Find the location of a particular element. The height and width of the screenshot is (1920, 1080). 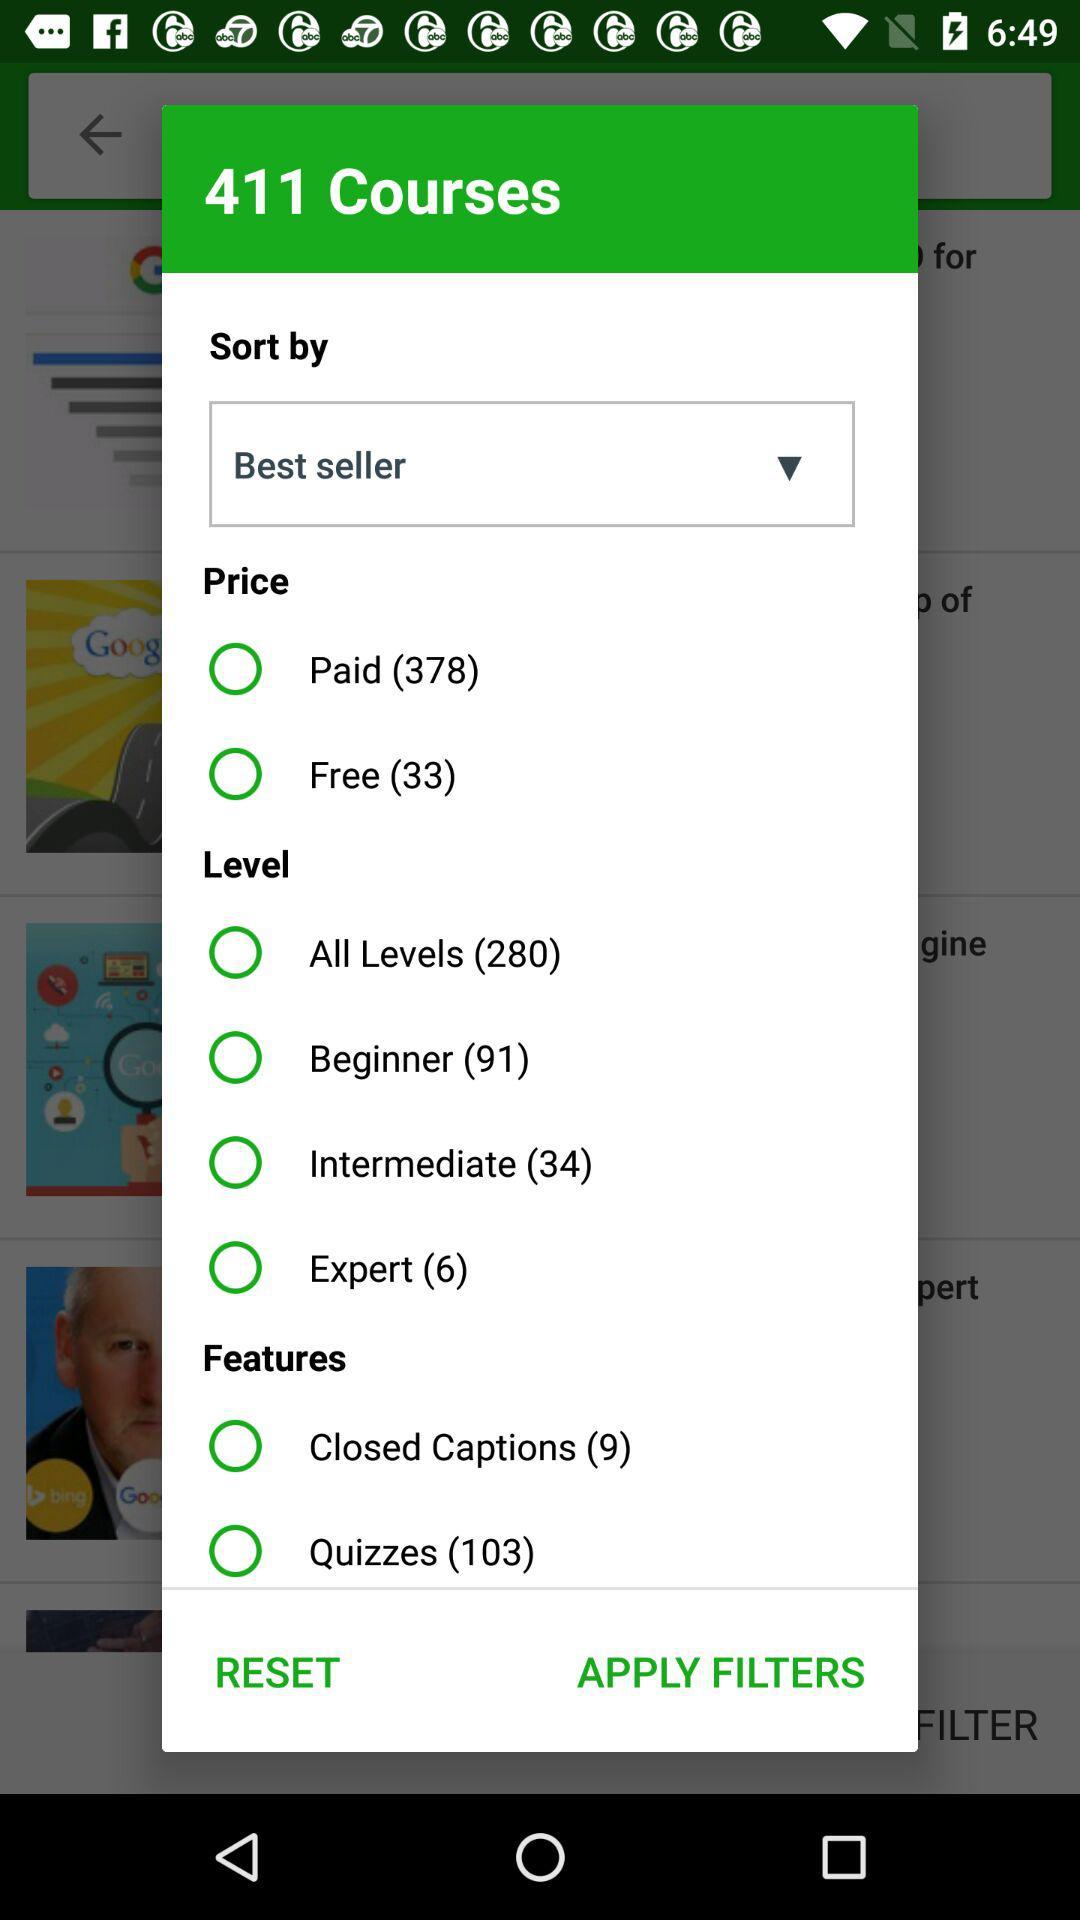

the app above the level item is located at coordinates (324, 772).